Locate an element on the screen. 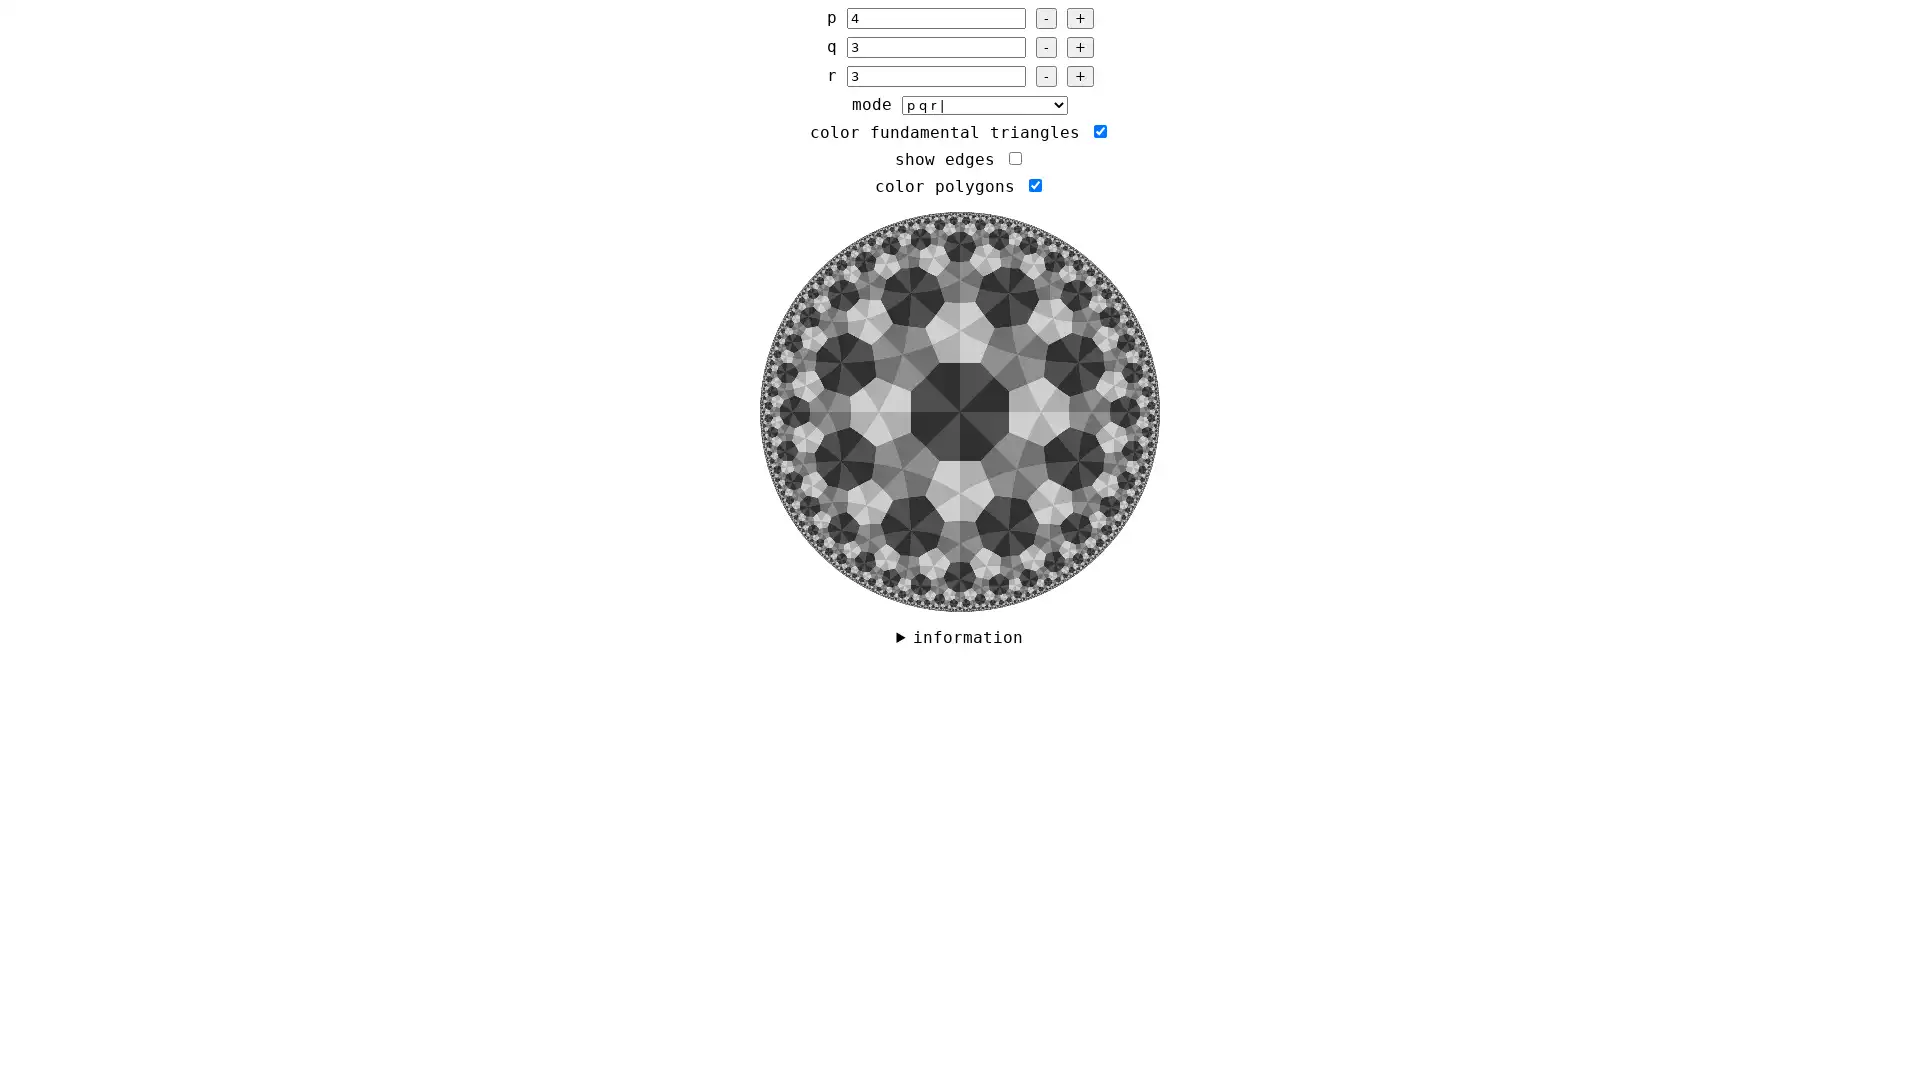 The height and width of the screenshot is (1080, 1920). + is located at coordinates (1078, 46).